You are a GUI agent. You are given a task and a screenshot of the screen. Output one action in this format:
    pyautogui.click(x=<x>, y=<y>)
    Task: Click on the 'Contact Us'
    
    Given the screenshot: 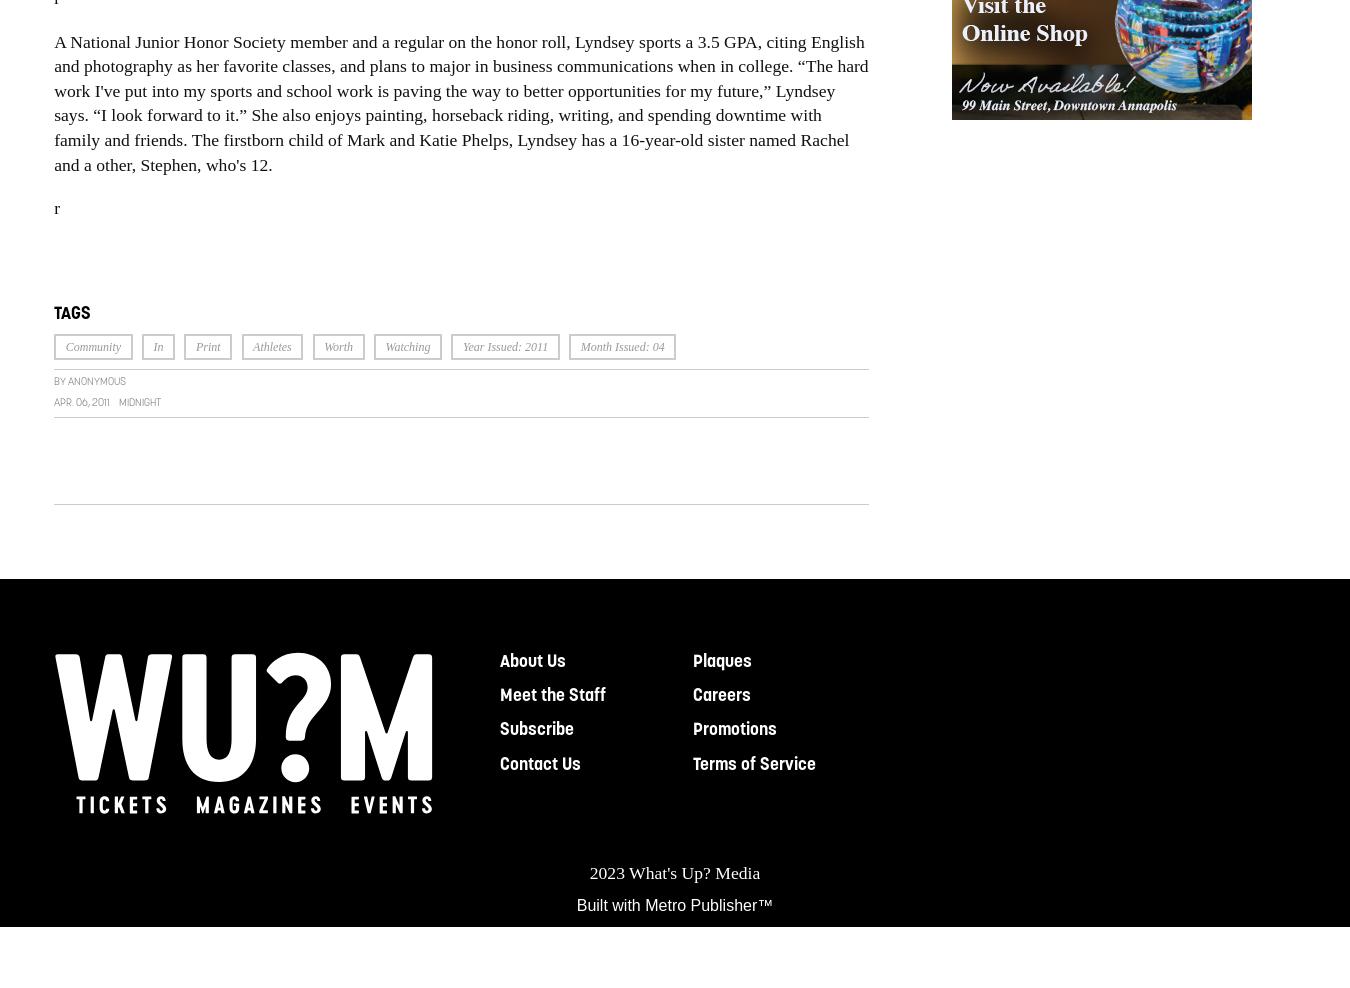 What is the action you would take?
    pyautogui.click(x=539, y=762)
    